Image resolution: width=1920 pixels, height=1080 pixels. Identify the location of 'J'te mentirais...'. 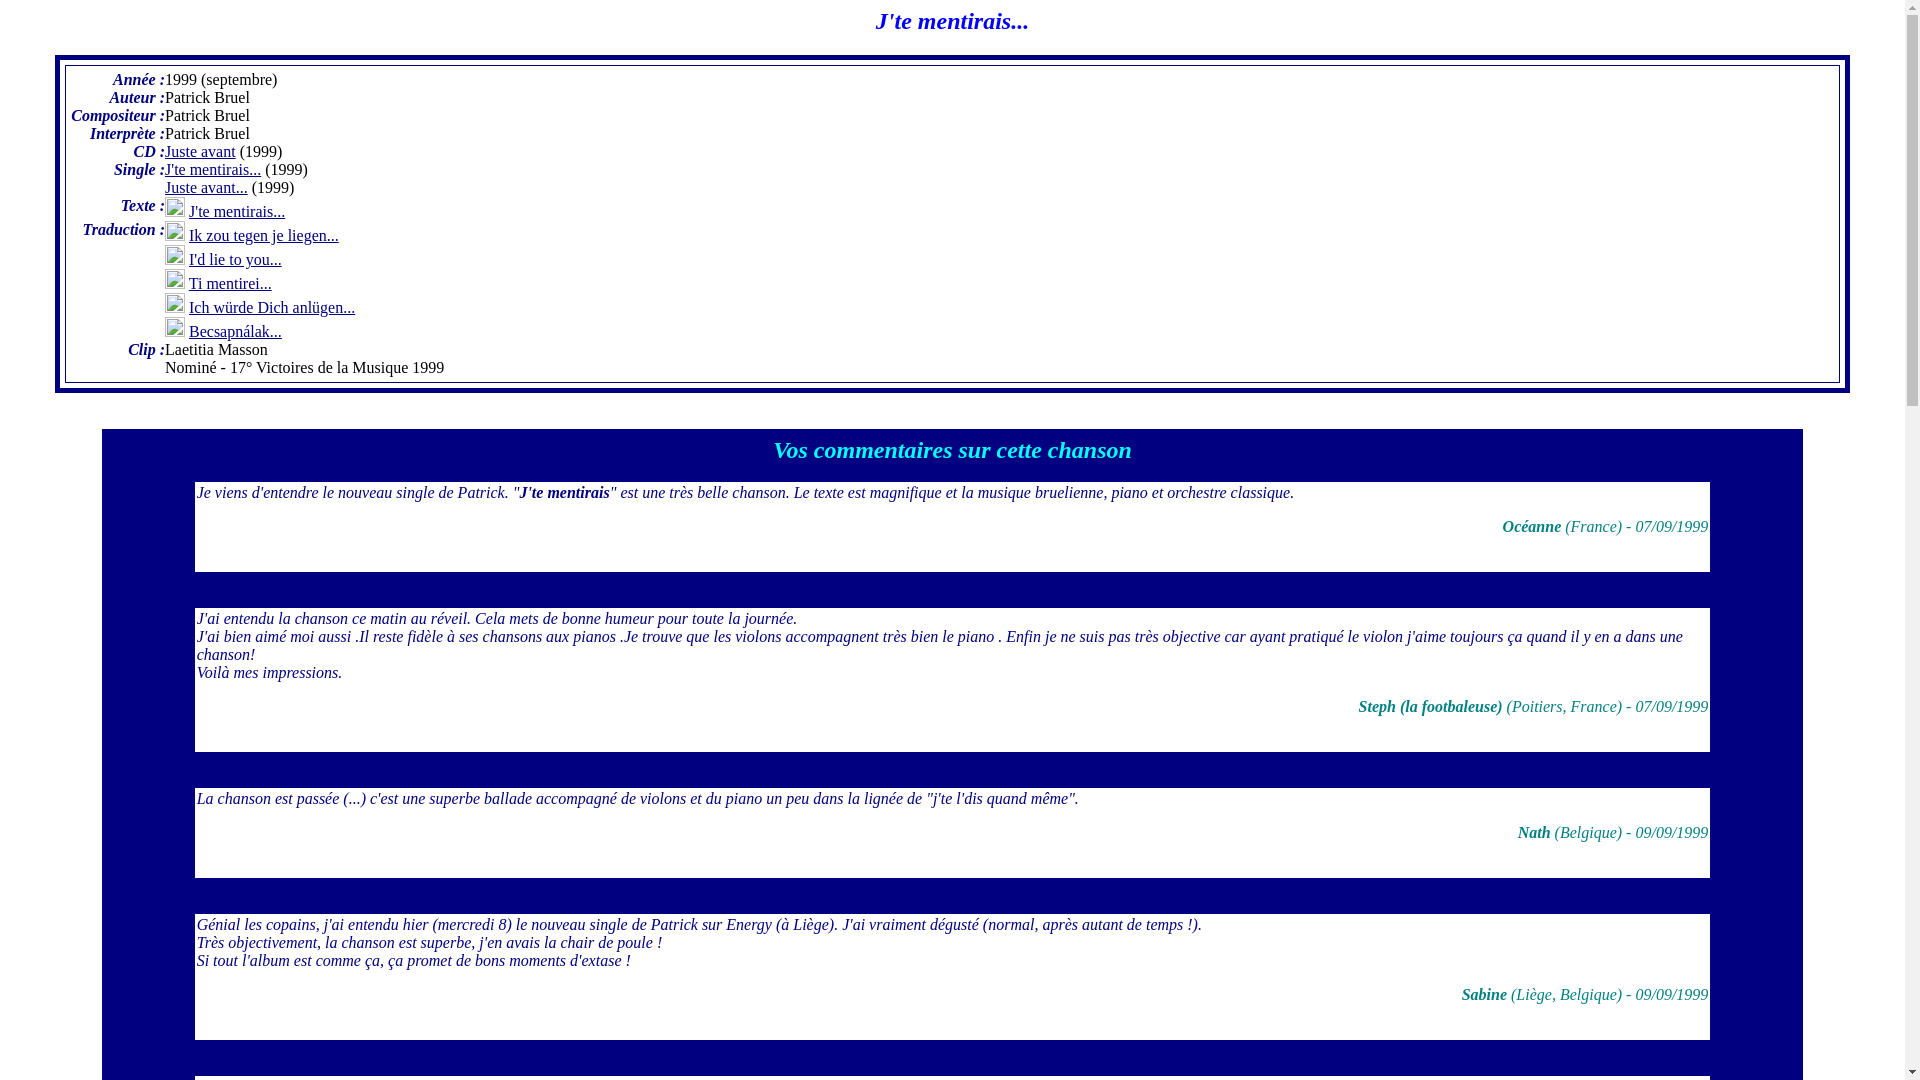
(212, 168).